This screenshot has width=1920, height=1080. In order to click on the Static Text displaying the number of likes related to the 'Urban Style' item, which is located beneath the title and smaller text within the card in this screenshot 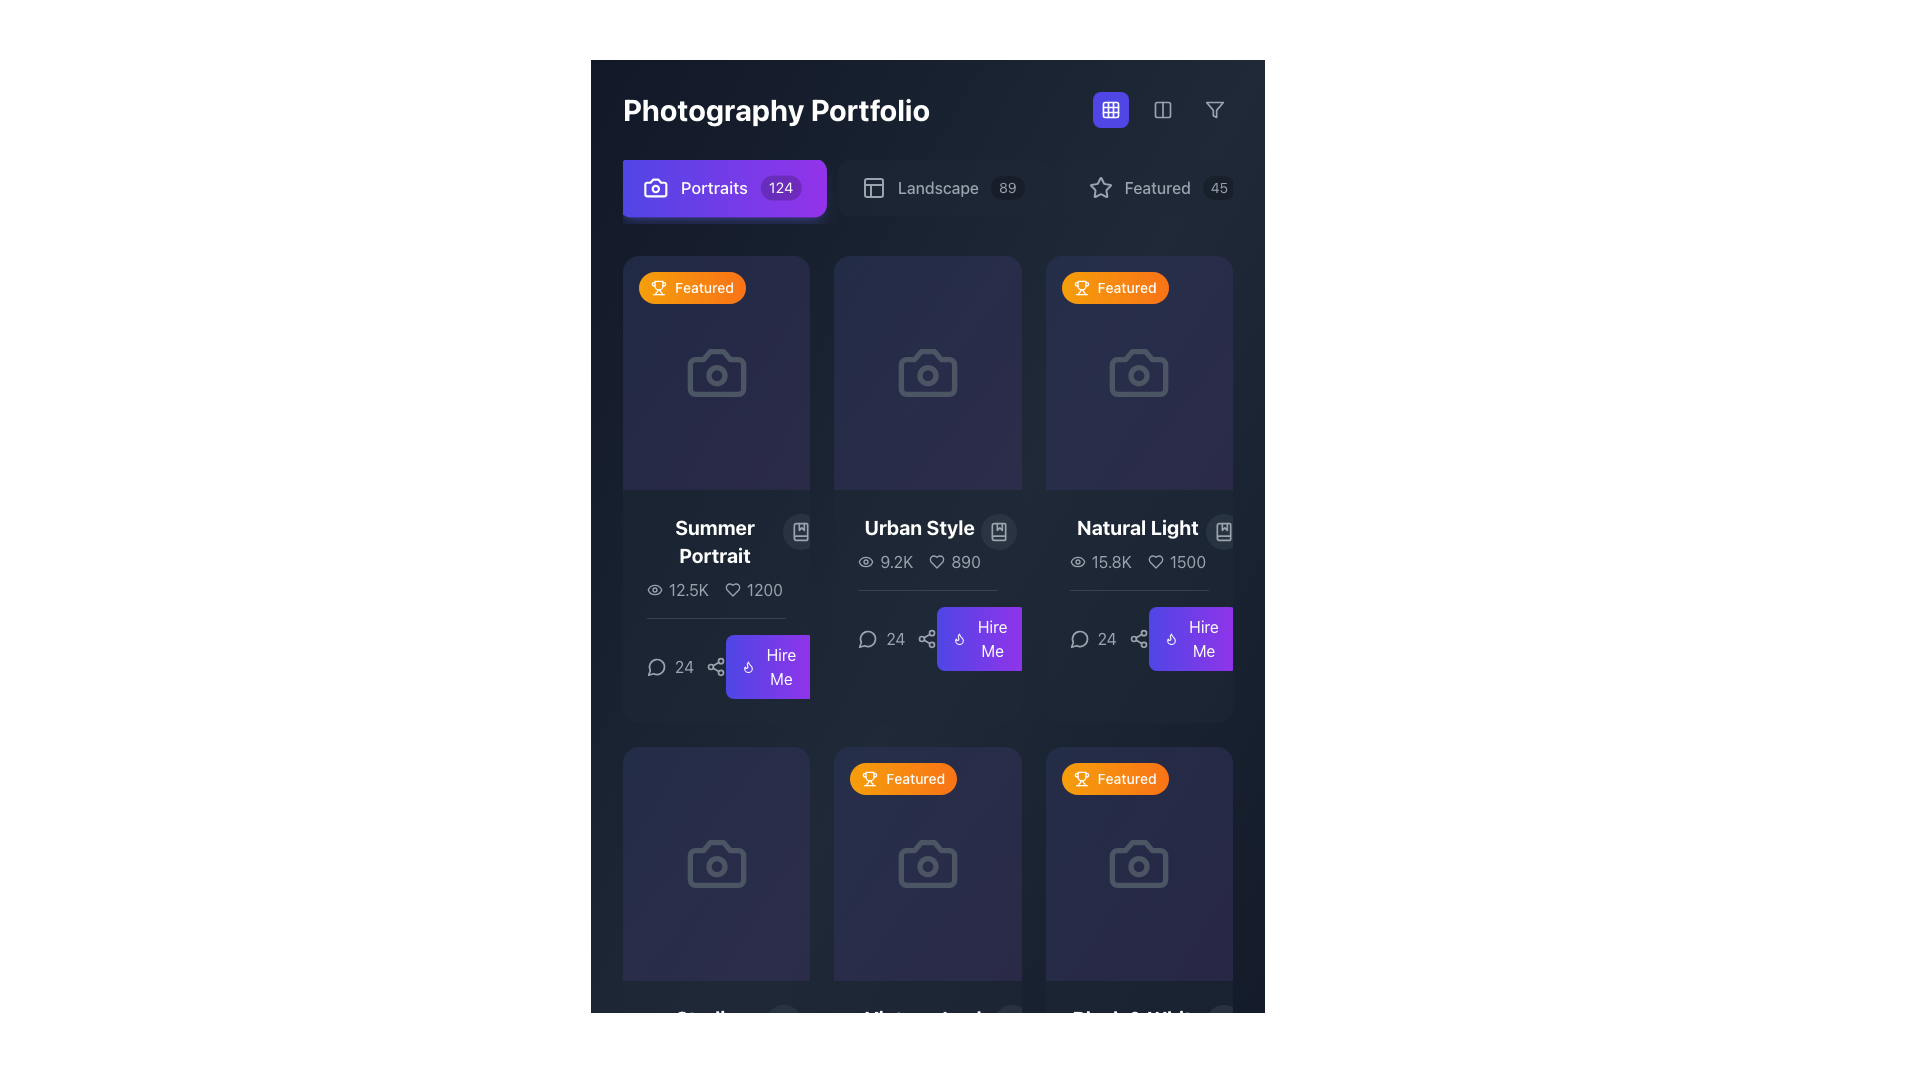, I will do `click(966, 562)`.